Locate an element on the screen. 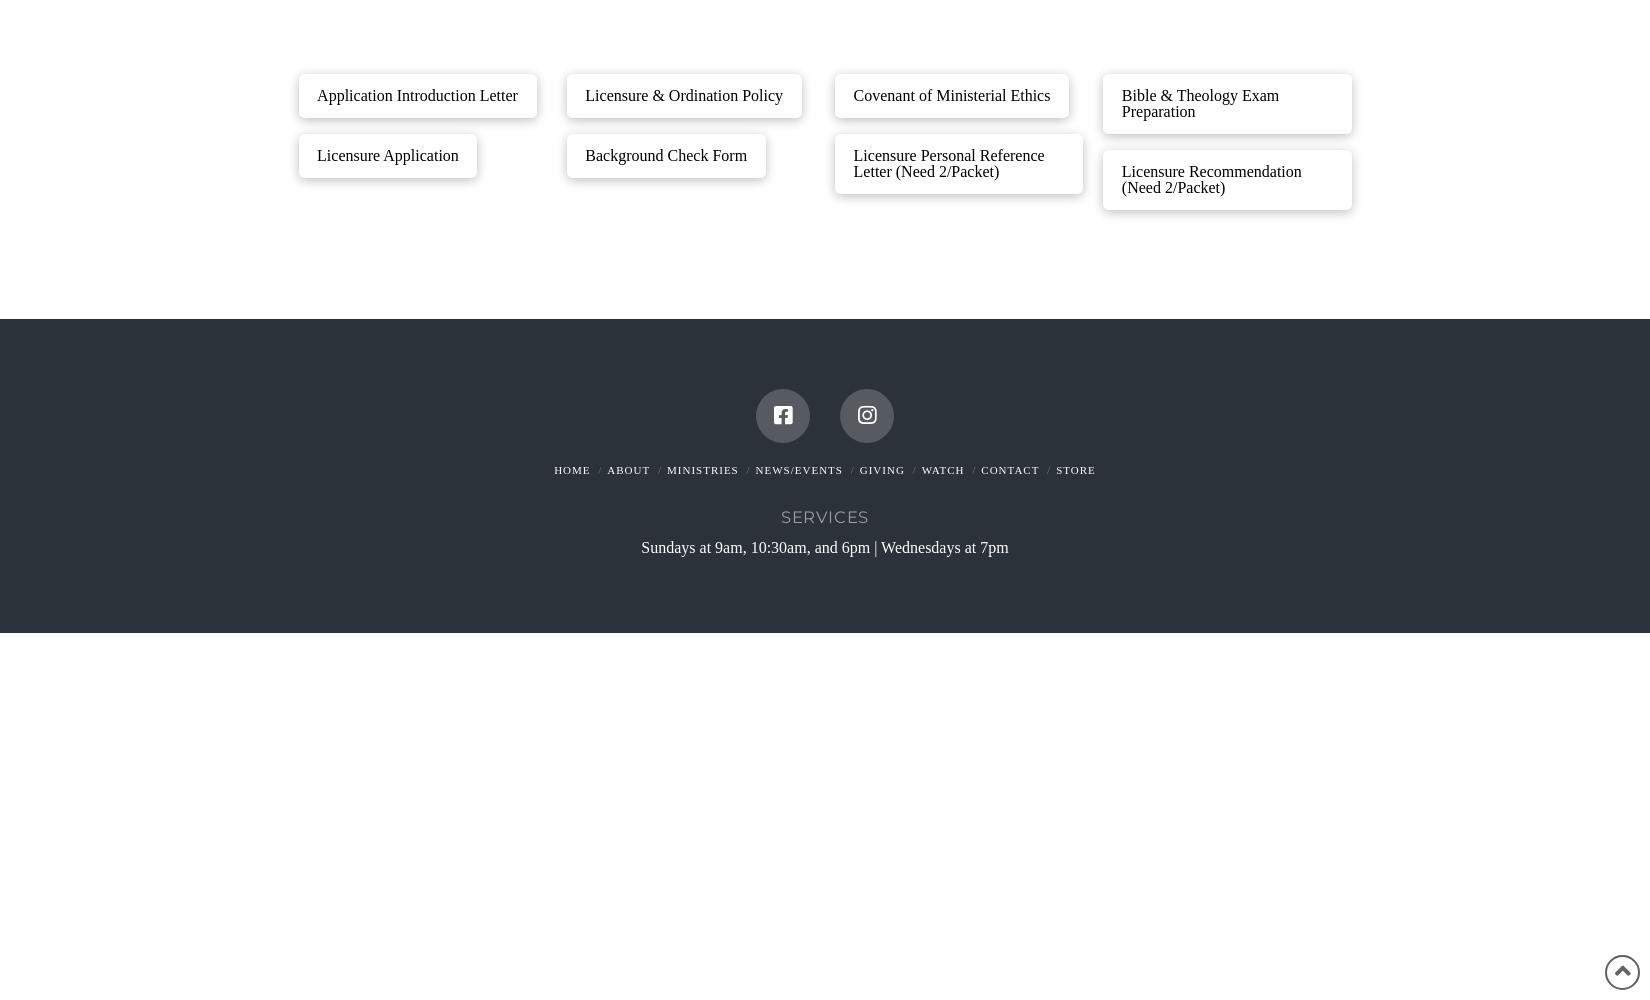  'Bible & Theology Exam Preparation' is located at coordinates (1121, 101).